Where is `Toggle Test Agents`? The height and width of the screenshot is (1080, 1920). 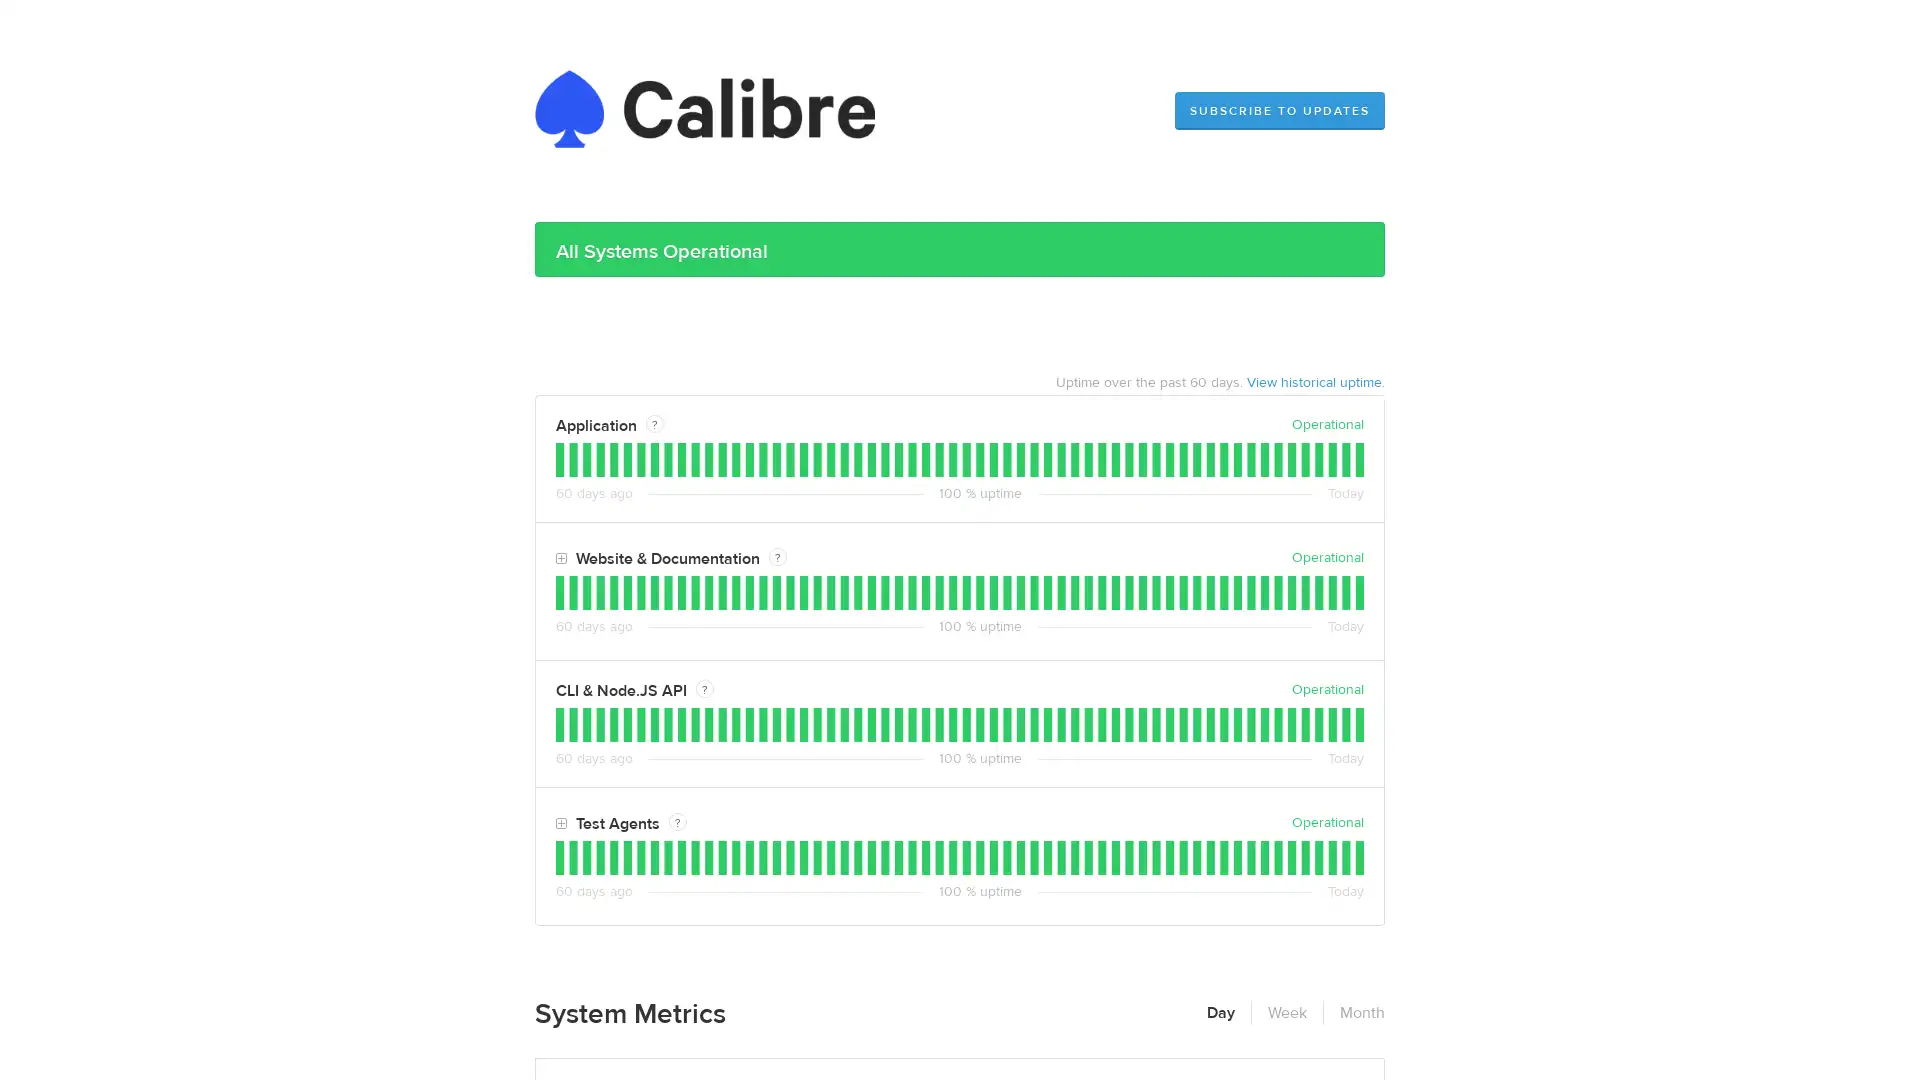 Toggle Test Agents is located at coordinates (560, 824).